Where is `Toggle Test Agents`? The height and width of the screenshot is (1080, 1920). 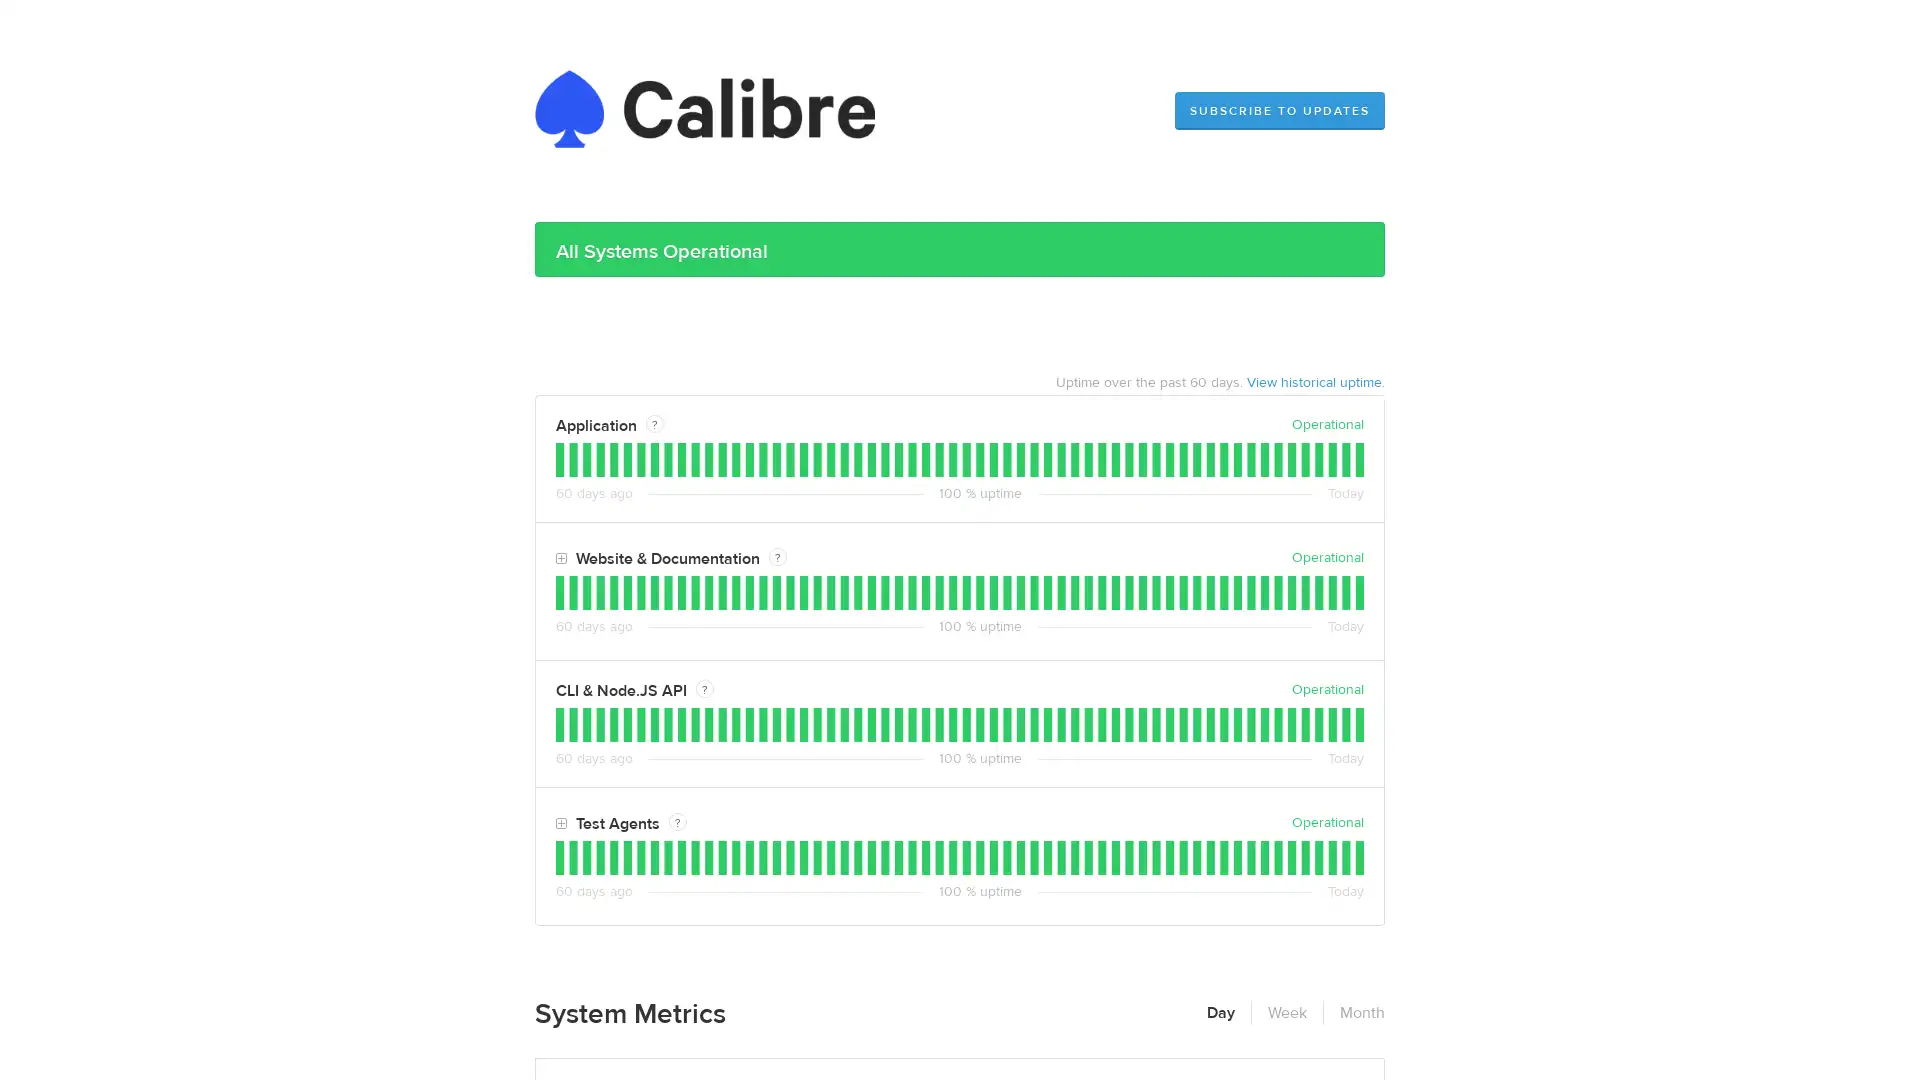 Toggle Test Agents is located at coordinates (560, 824).